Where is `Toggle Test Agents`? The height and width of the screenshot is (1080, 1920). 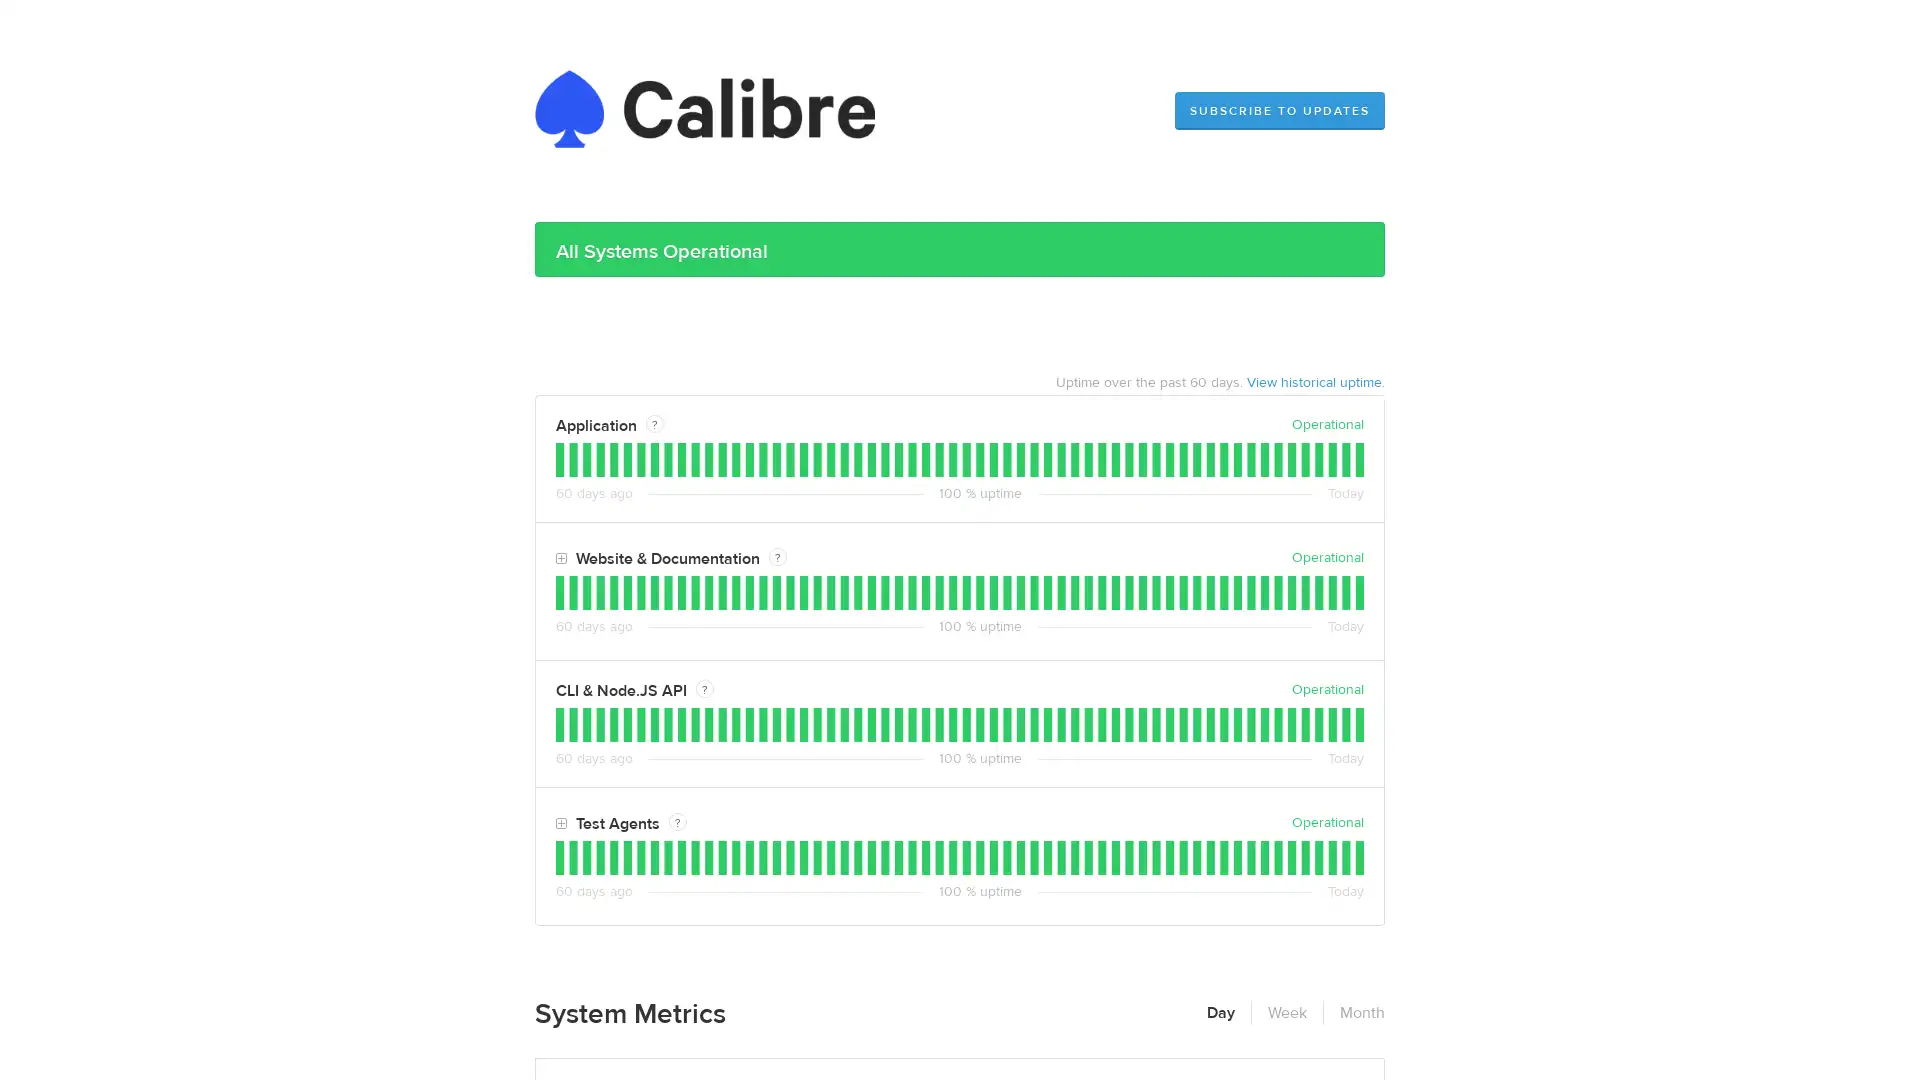 Toggle Test Agents is located at coordinates (560, 824).